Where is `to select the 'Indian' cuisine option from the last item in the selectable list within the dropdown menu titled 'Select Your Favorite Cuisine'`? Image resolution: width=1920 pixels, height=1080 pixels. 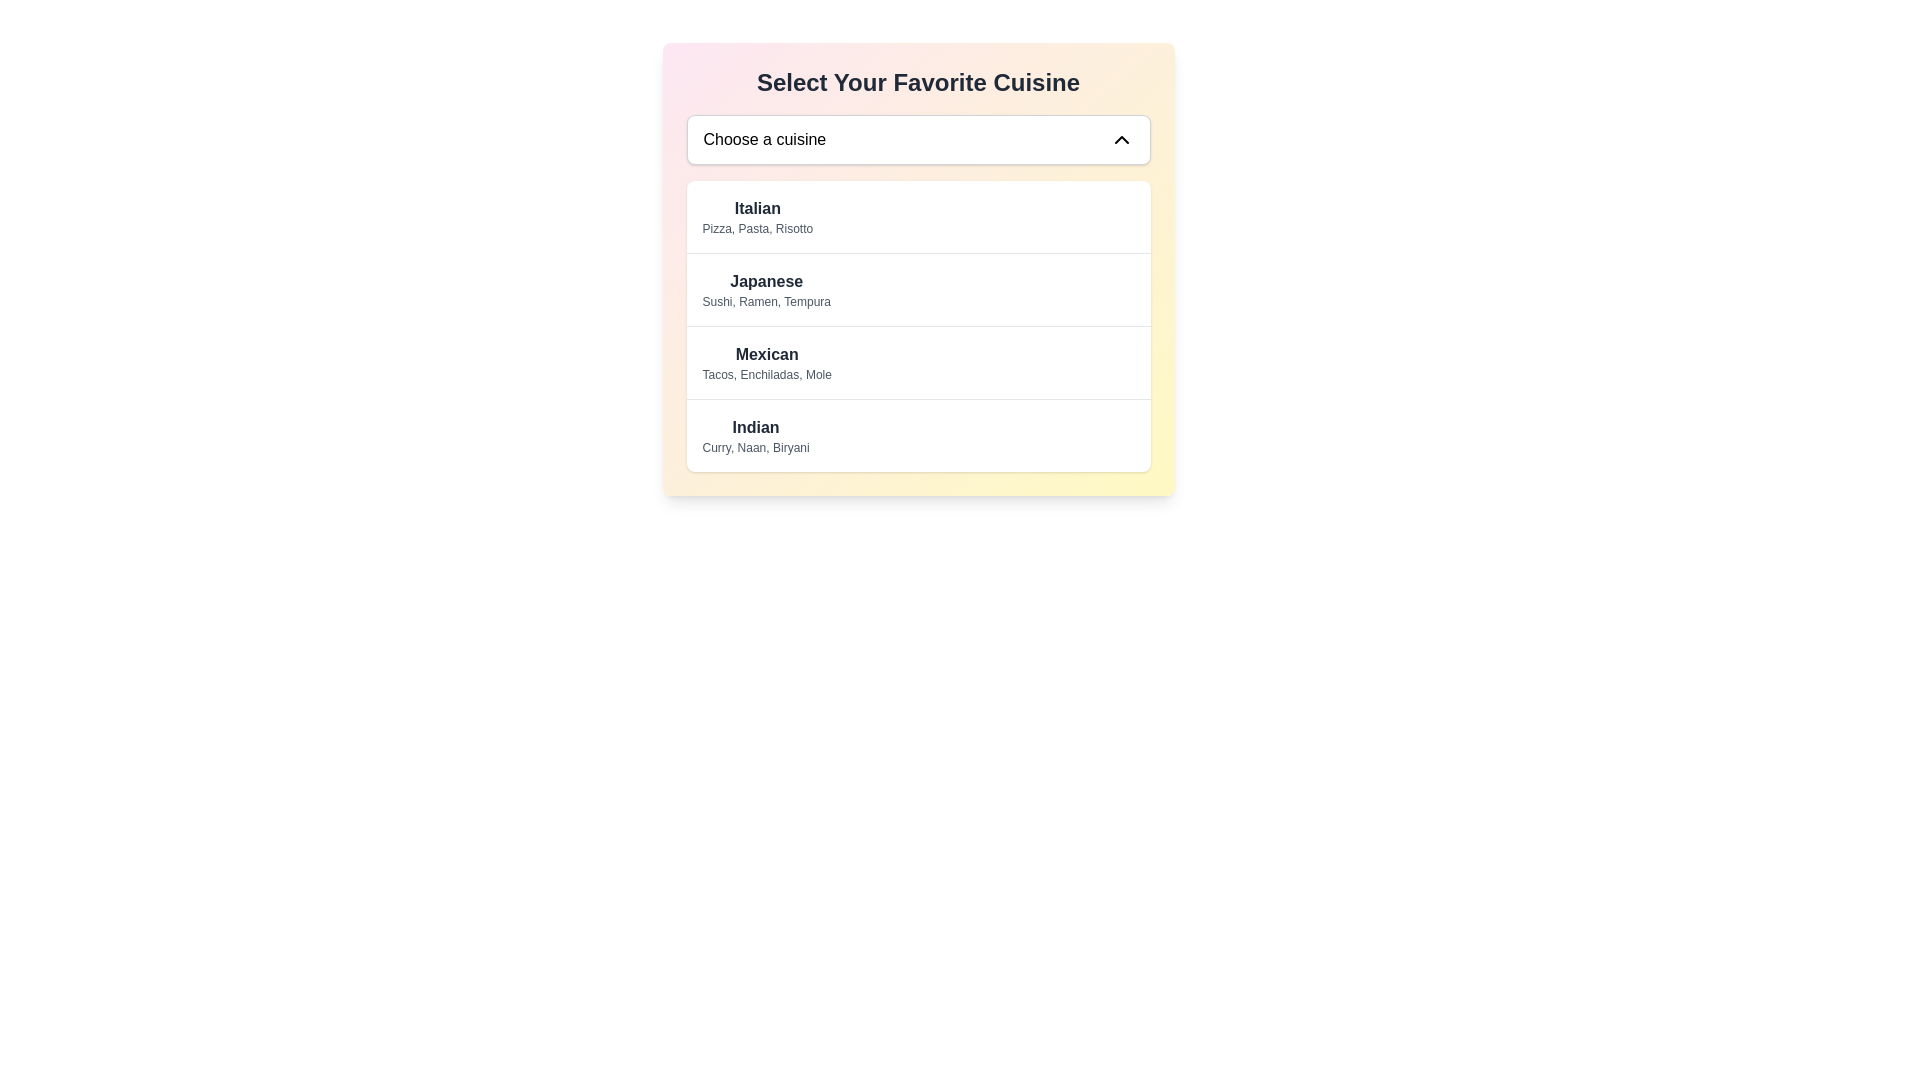
to select the 'Indian' cuisine option from the last item in the selectable list within the dropdown menu titled 'Select Your Favorite Cuisine' is located at coordinates (754, 434).